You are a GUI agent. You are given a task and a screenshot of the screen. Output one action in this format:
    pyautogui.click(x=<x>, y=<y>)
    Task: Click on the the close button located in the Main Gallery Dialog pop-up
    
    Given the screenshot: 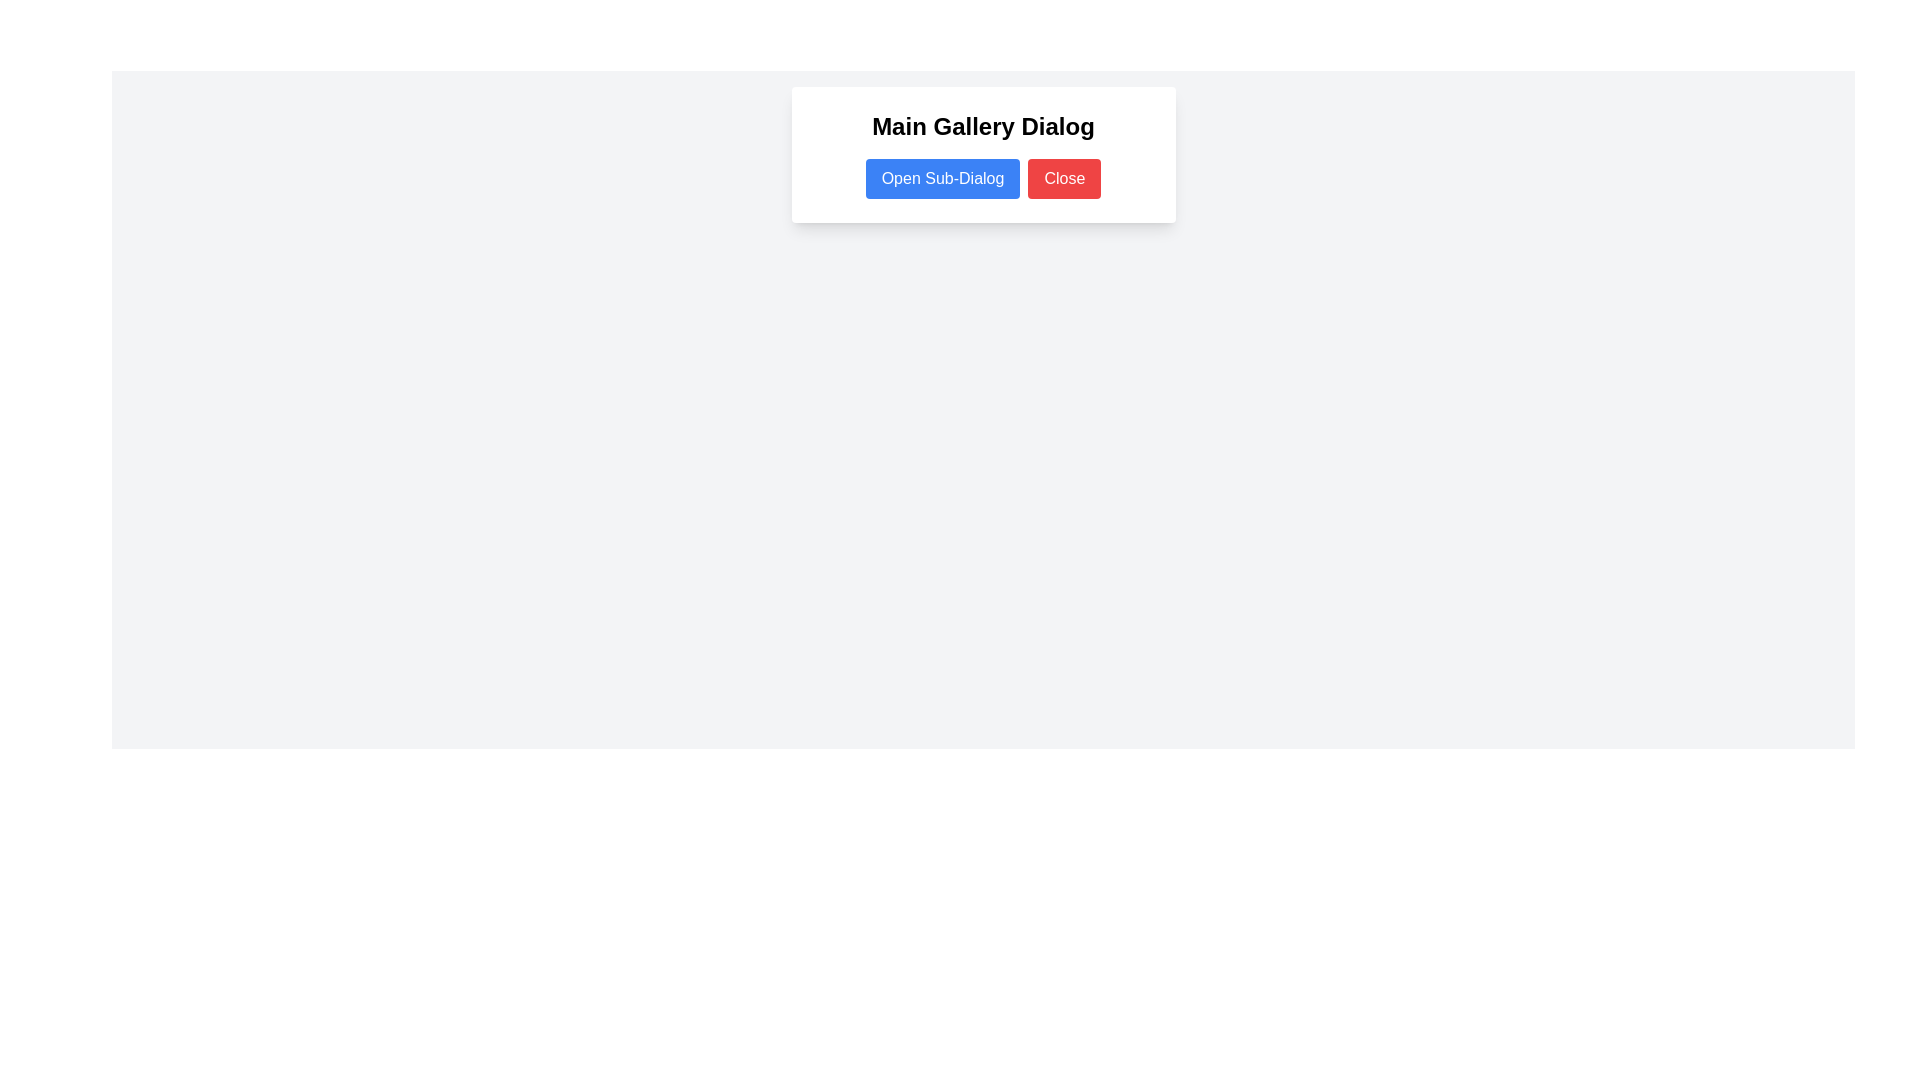 What is the action you would take?
    pyautogui.click(x=1063, y=177)
    